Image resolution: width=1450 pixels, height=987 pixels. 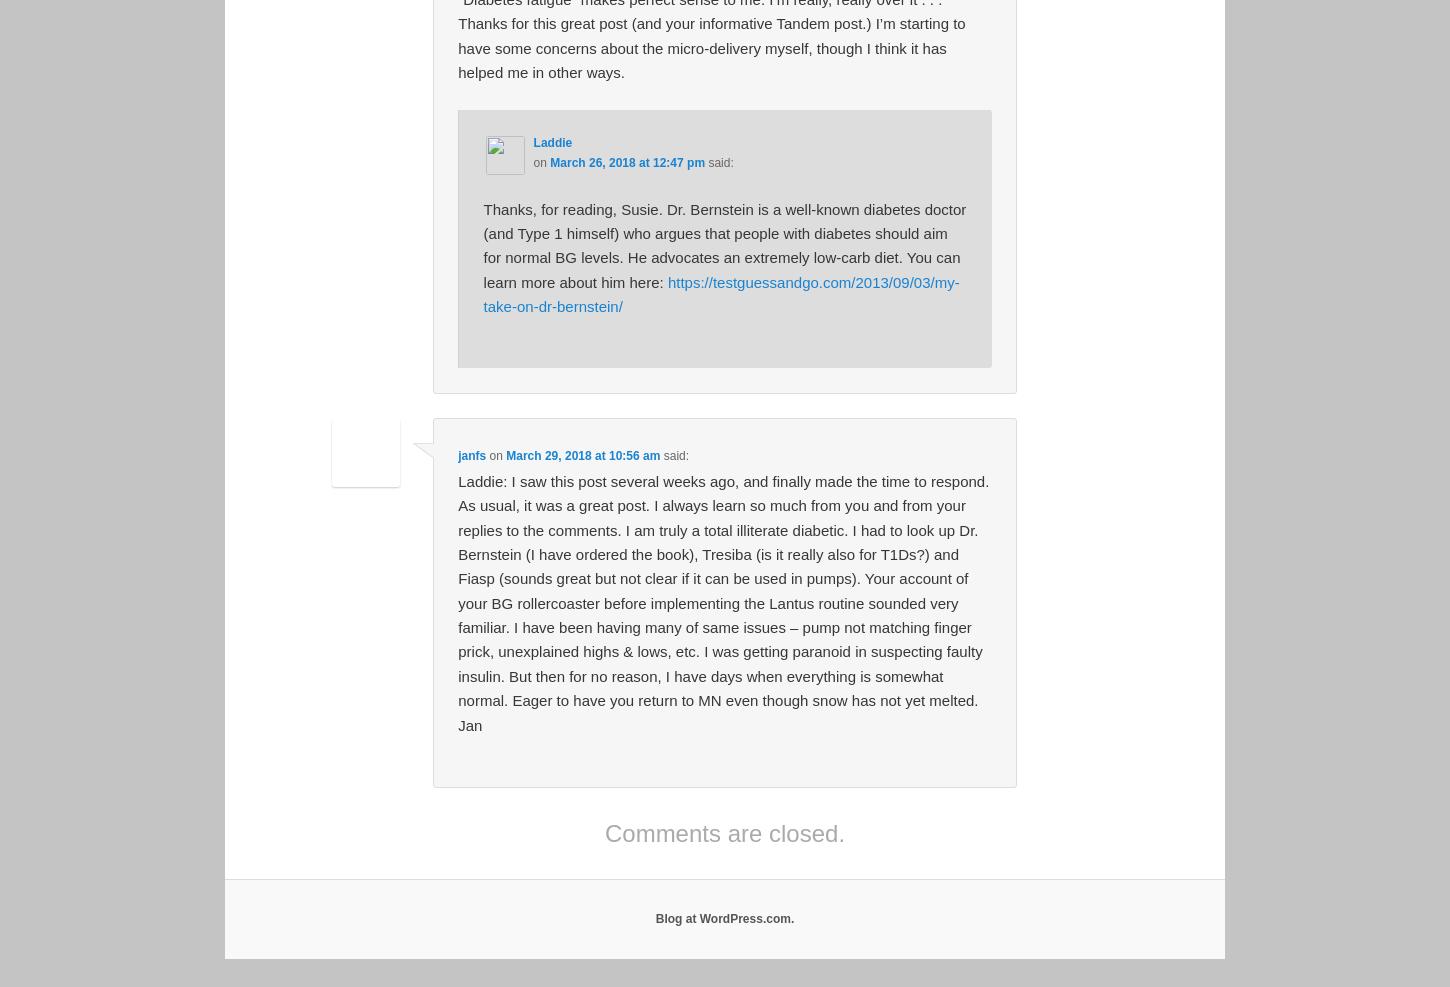 What do you see at coordinates (719, 293) in the screenshot?
I see `'https://testguessandgo.com/2013/09/03/my-take-on-dr-bernstein/'` at bounding box center [719, 293].